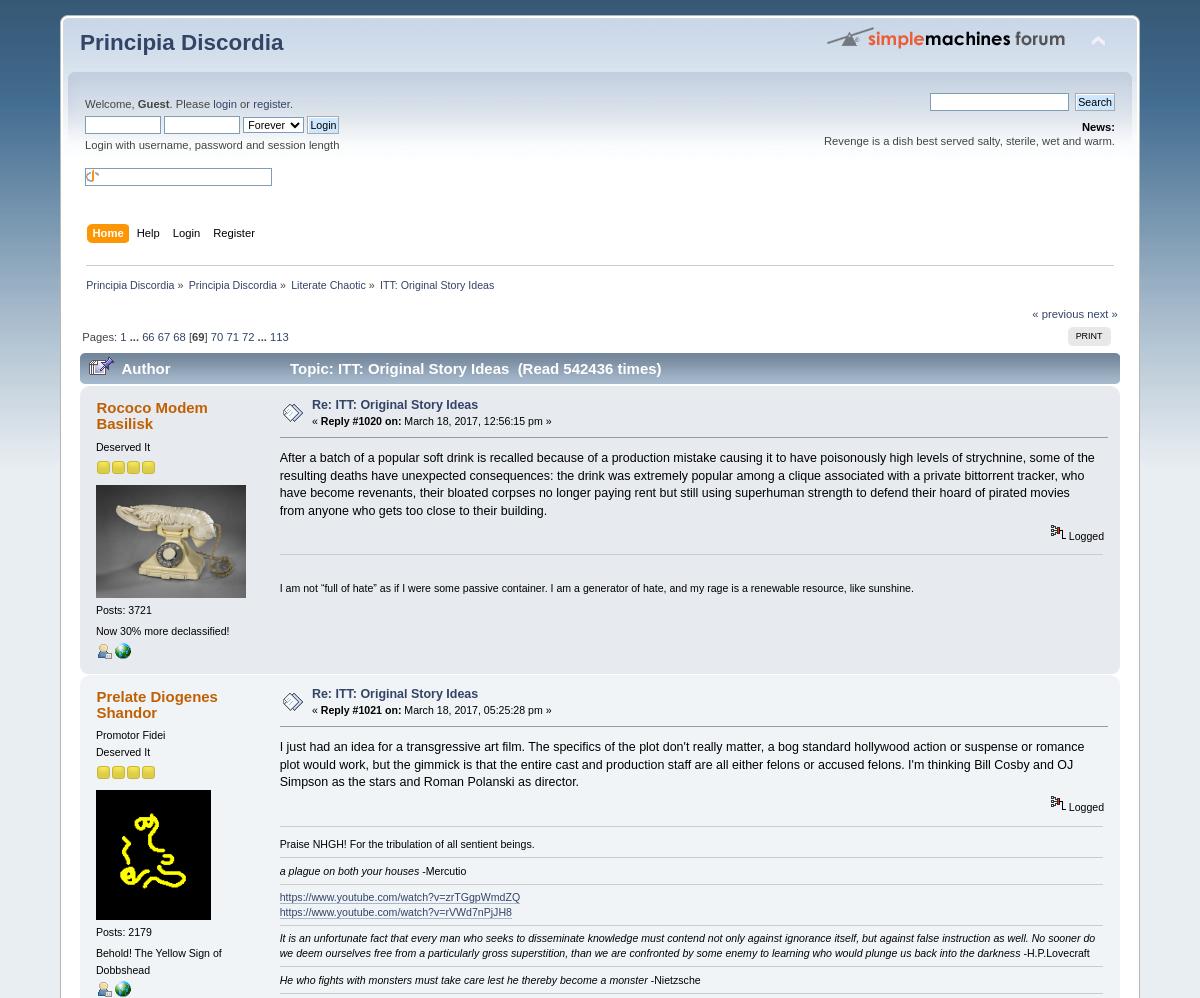 The image size is (1200, 998). What do you see at coordinates (178, 337) in the screenshot?
I see `'68'` at bounding box center [178, 337].